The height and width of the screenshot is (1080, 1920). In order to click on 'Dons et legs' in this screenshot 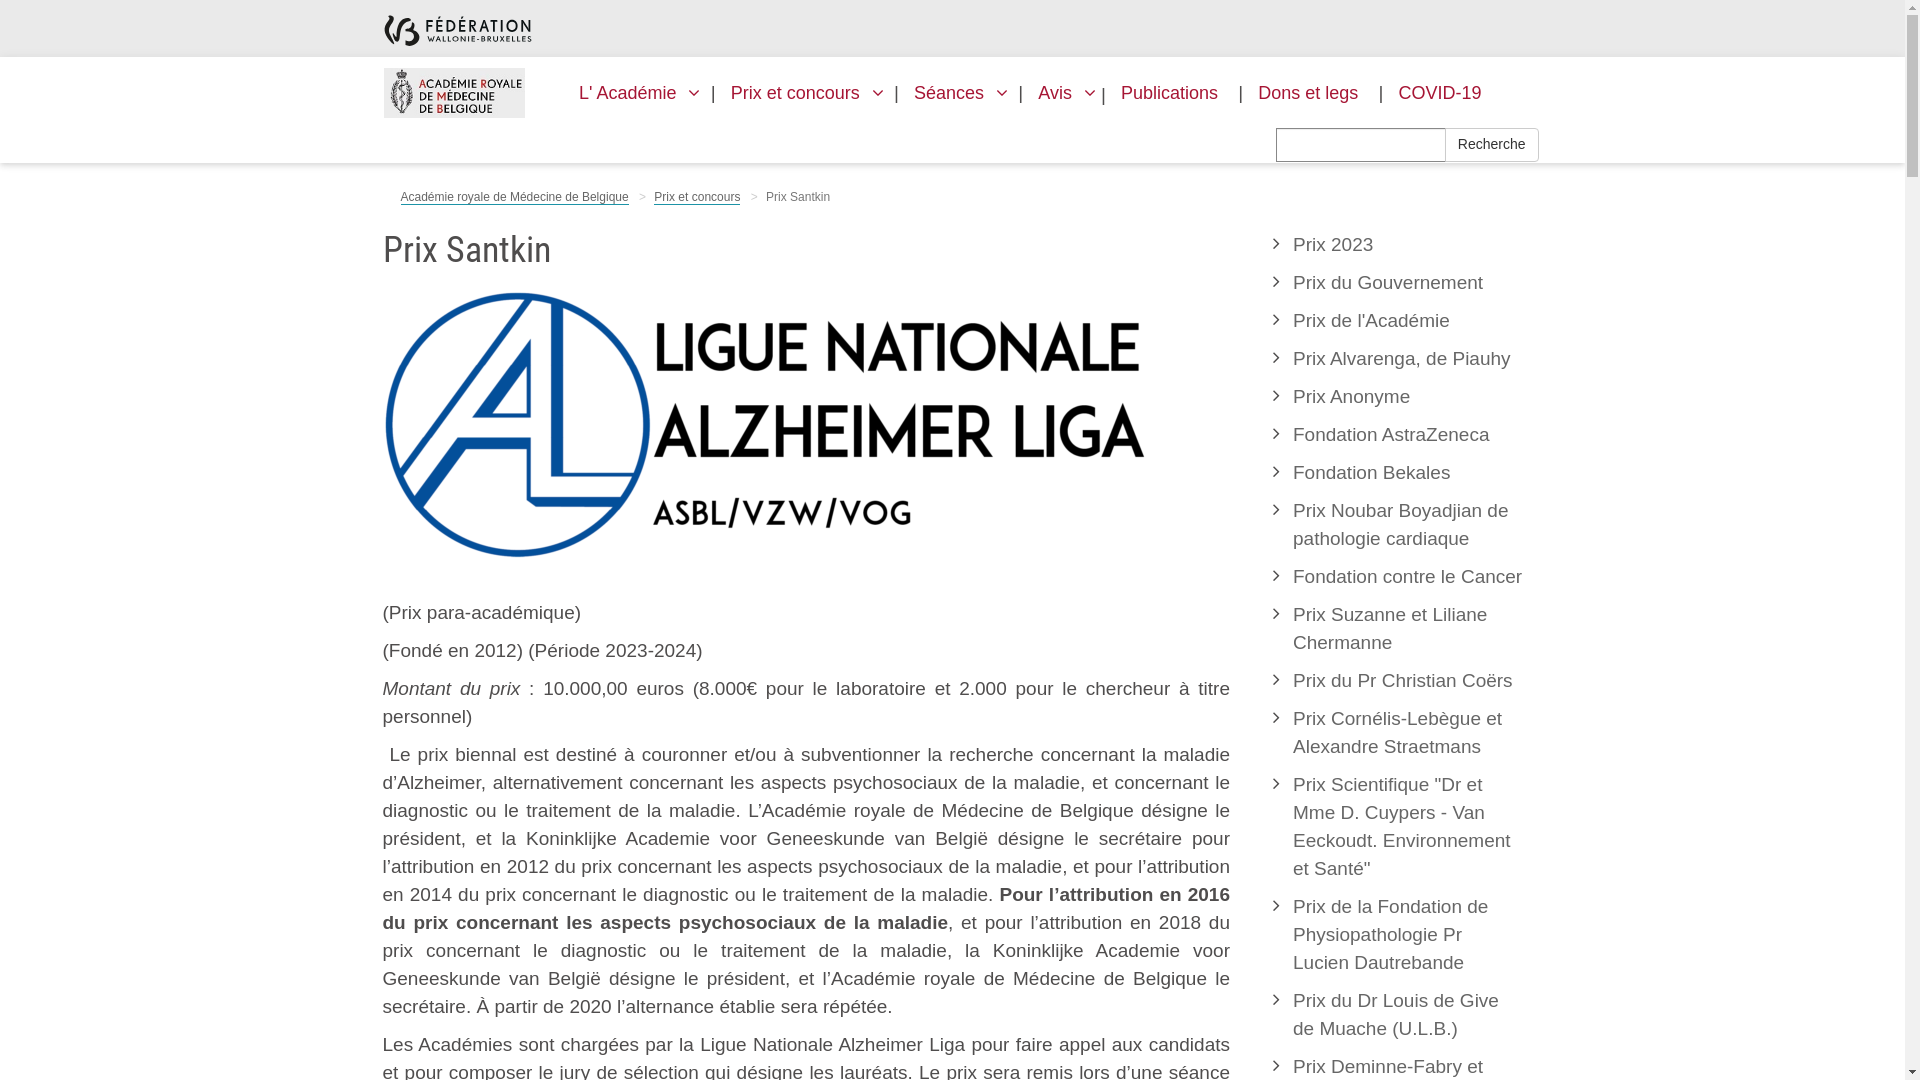, I will do `click(1307, 92)`.